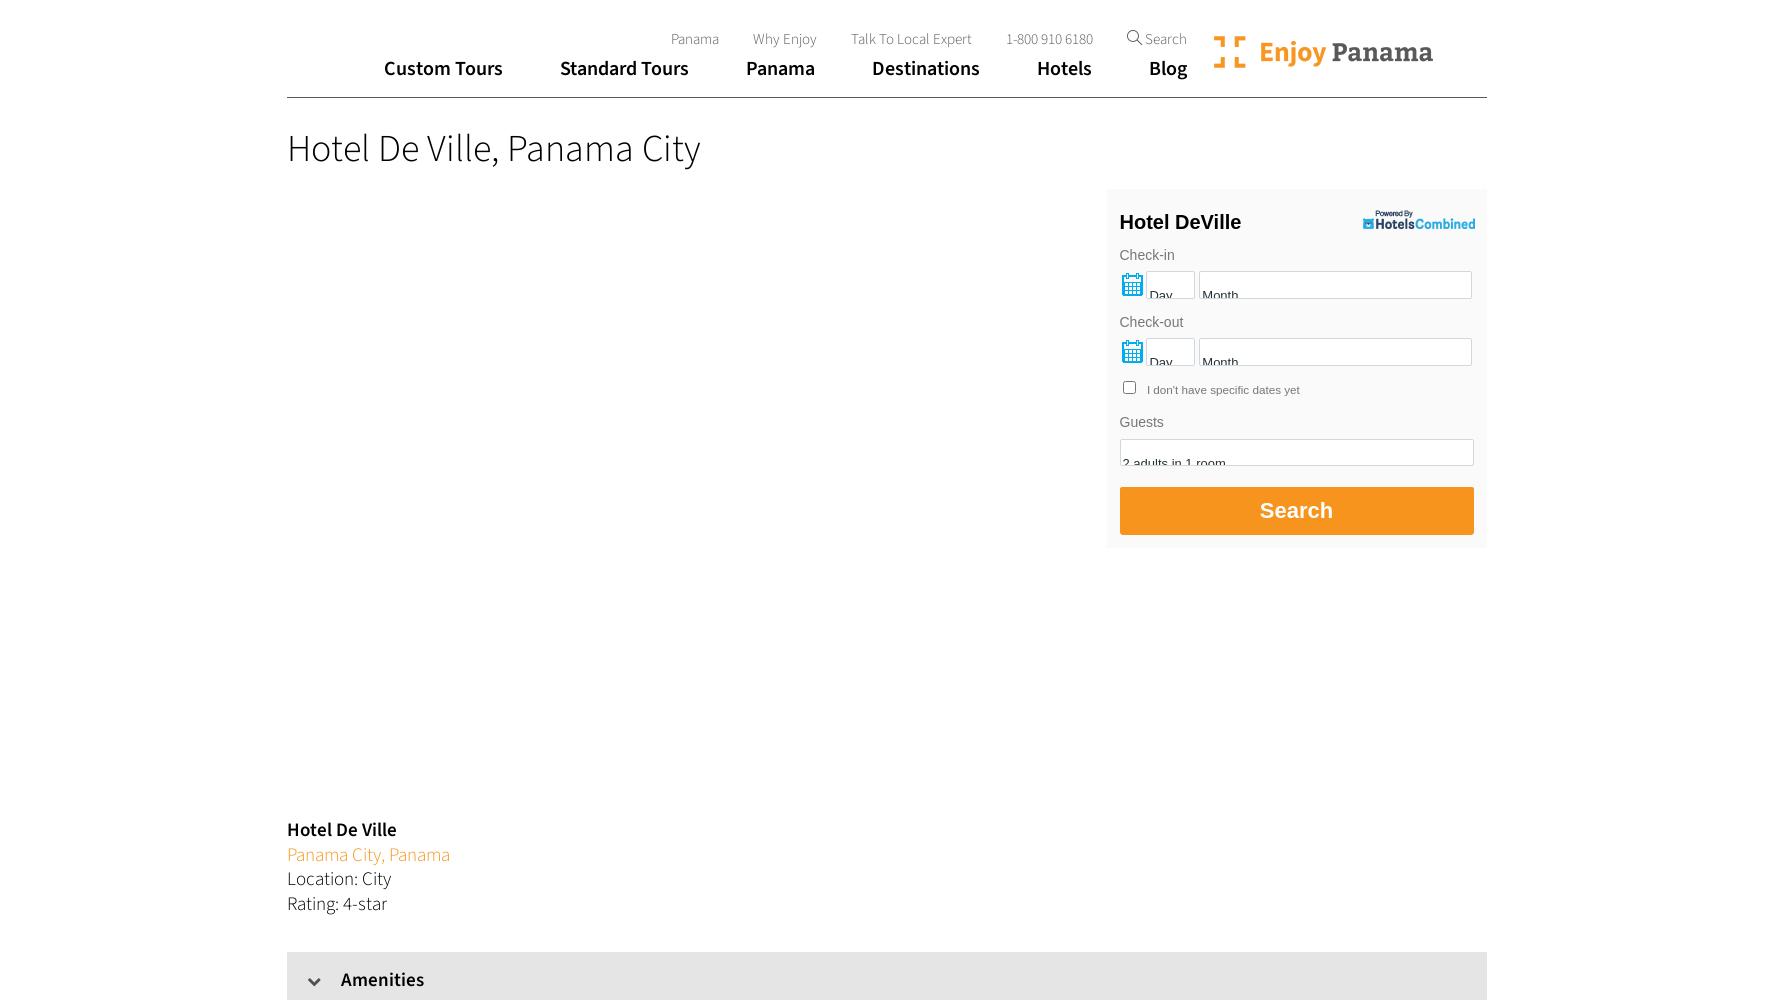 This screenshot has width=1773, height=1000. I want to click on 'Sample Itineraries', so click(402, 241).